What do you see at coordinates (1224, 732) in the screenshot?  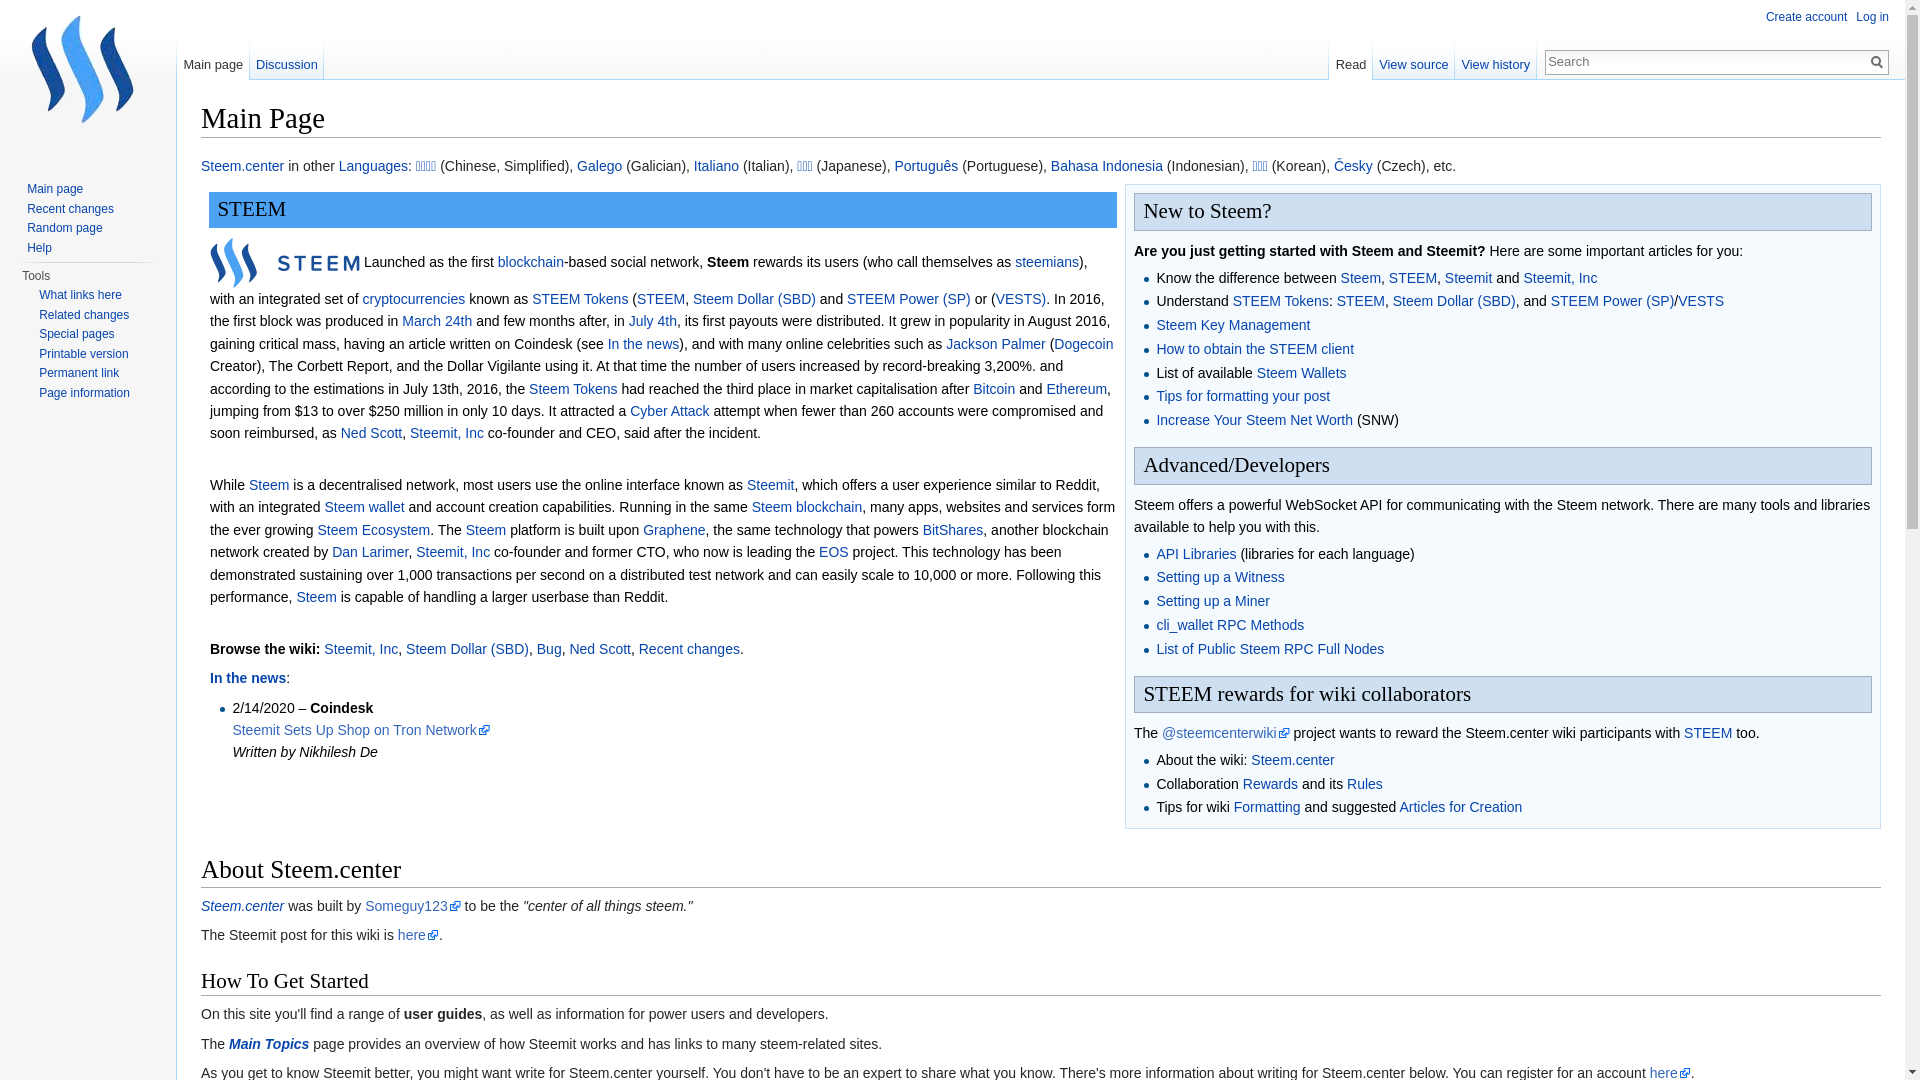 I see `'@steemcenterwiki'` at bounding box center [1224, 732].